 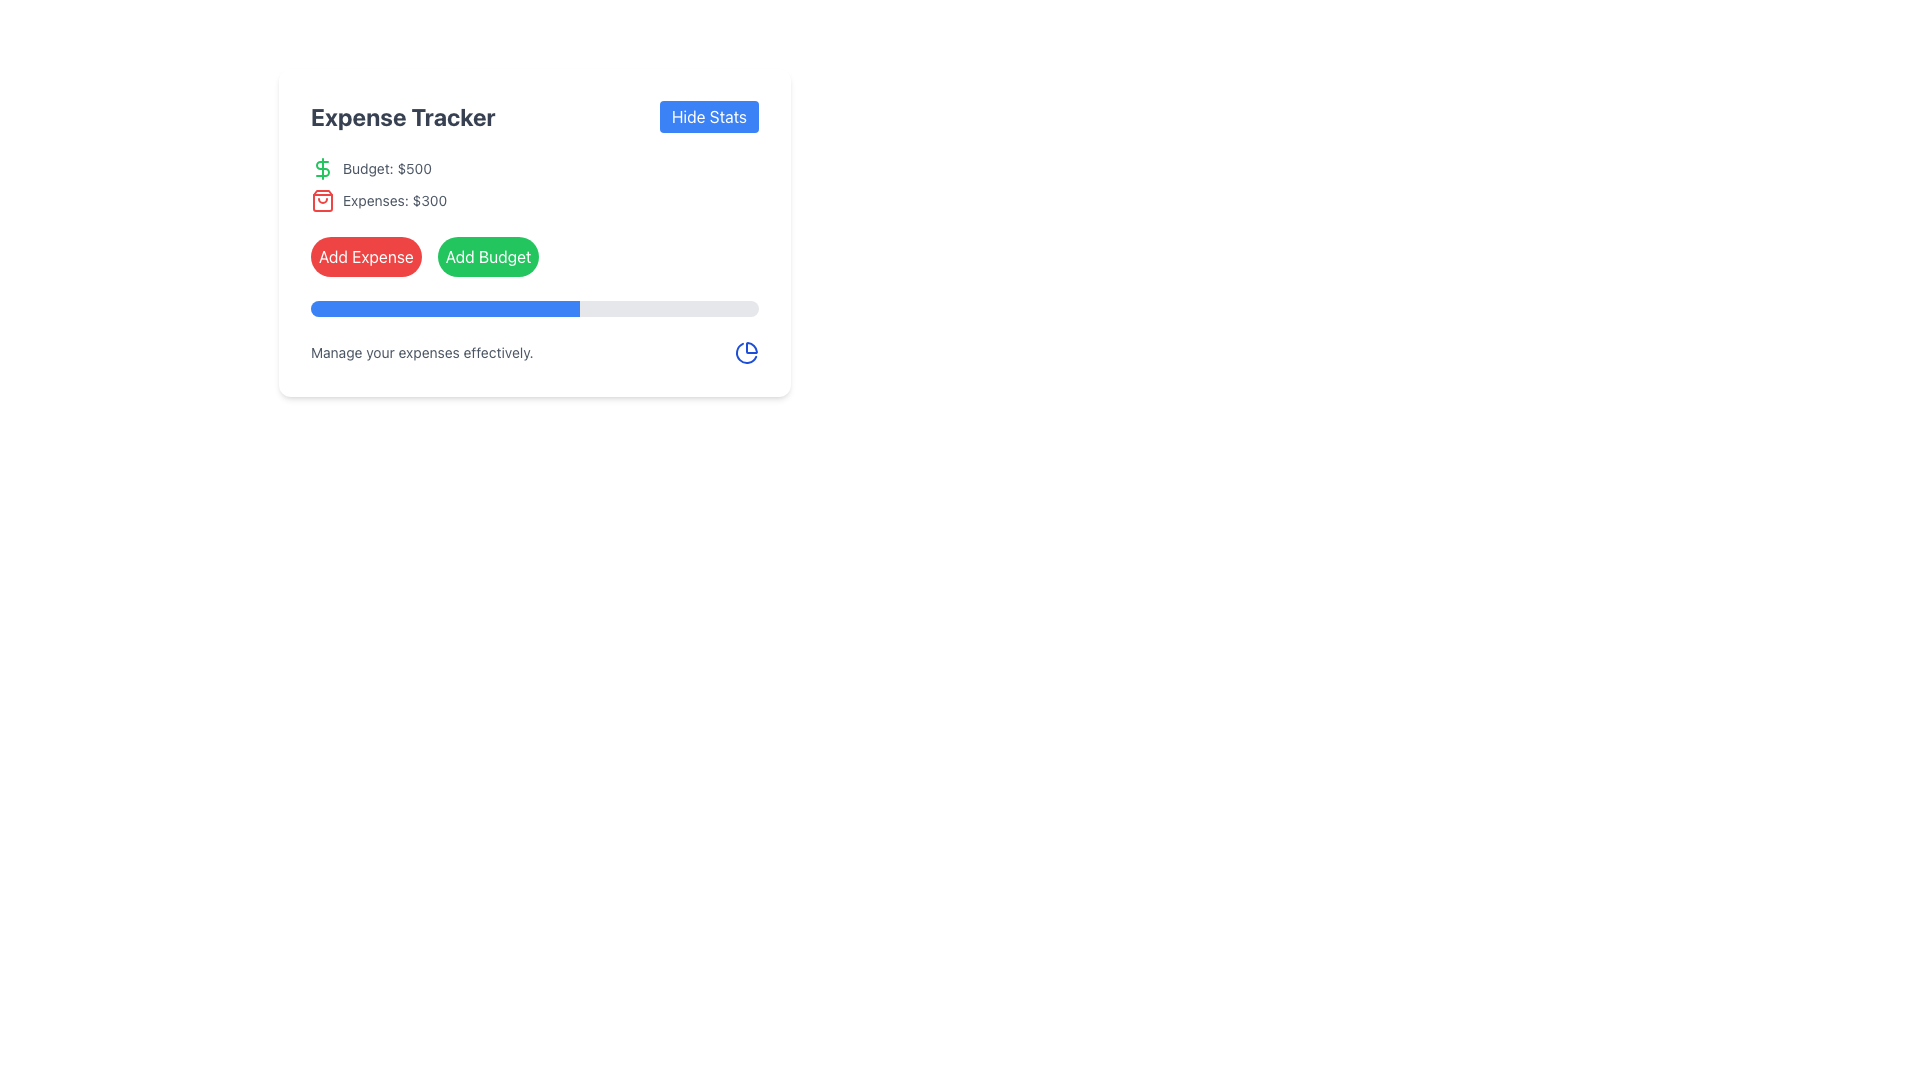 I want to click on the red shopping bag icon located to the left of the text 'Expenses: $300' in the top-left quadrant of the interface, so click(x=322, y=200).